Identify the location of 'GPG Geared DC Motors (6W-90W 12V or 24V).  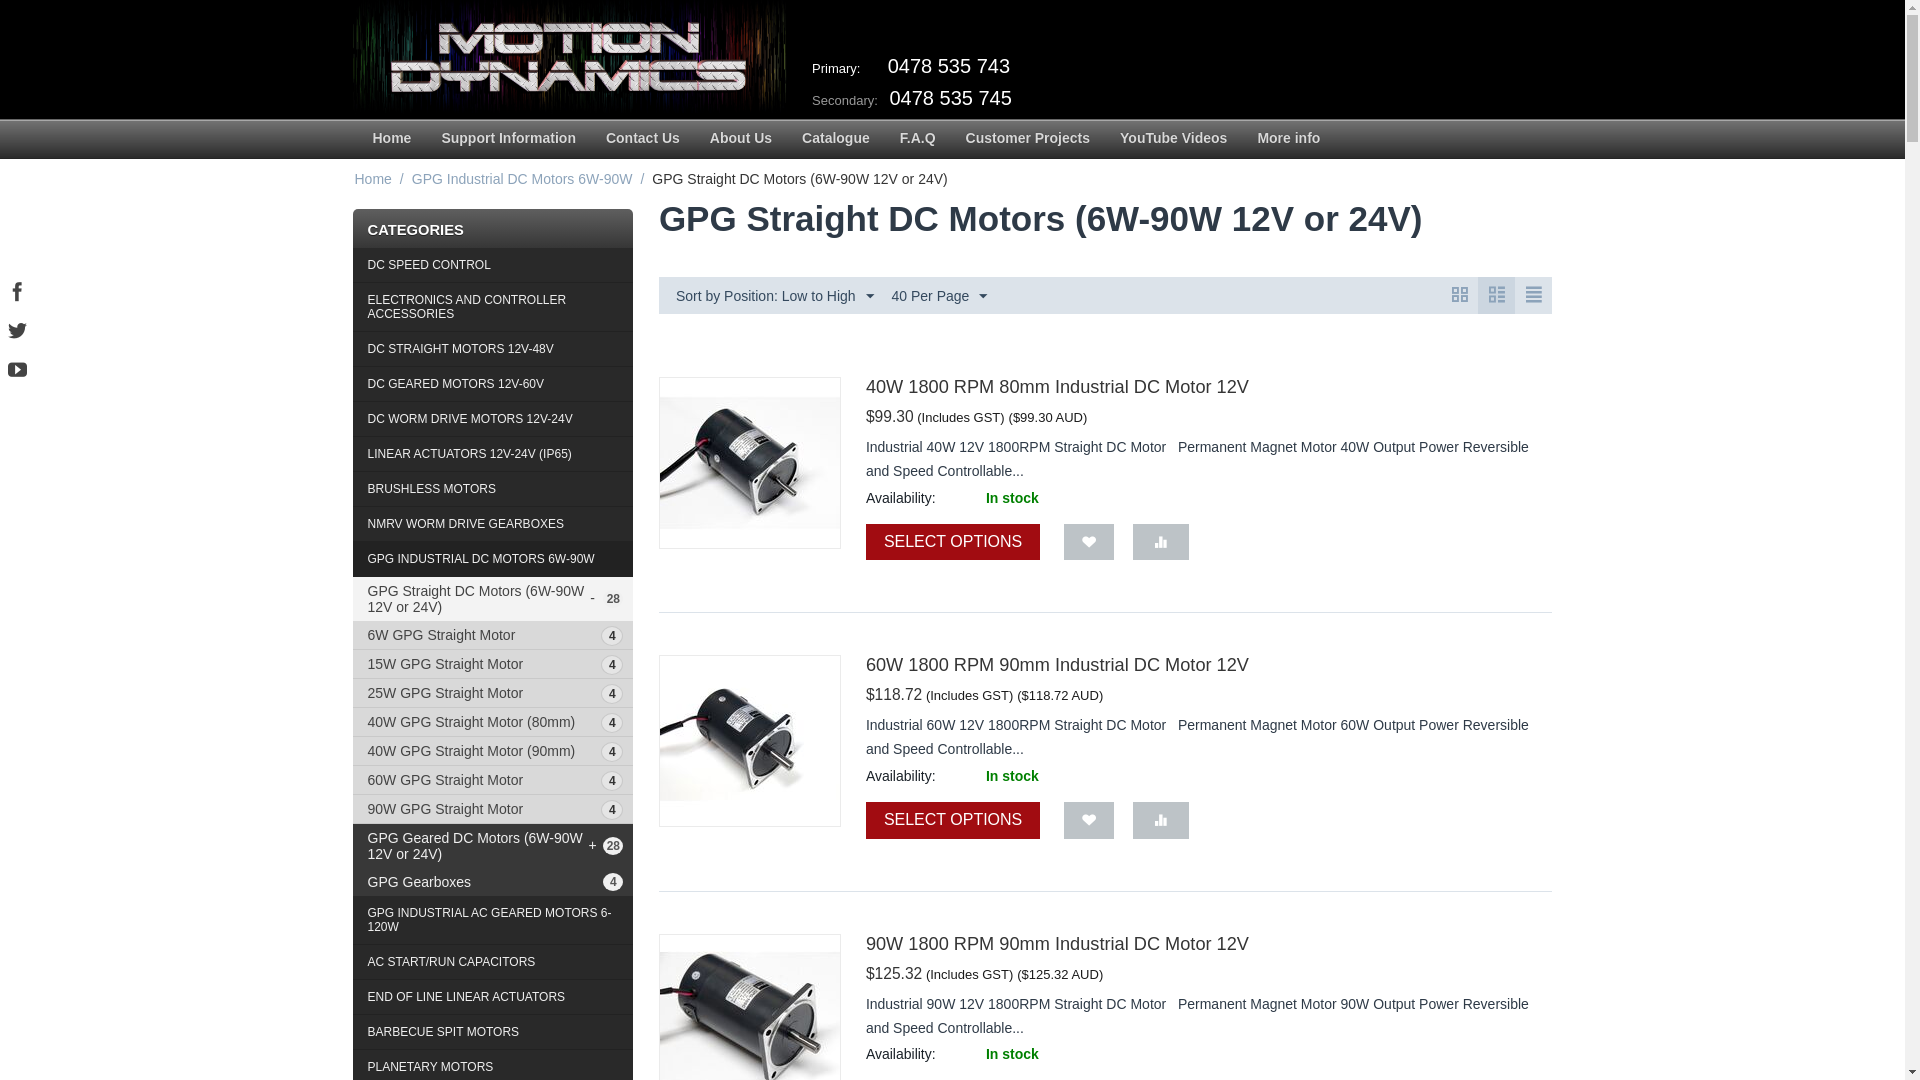
(492, 845).